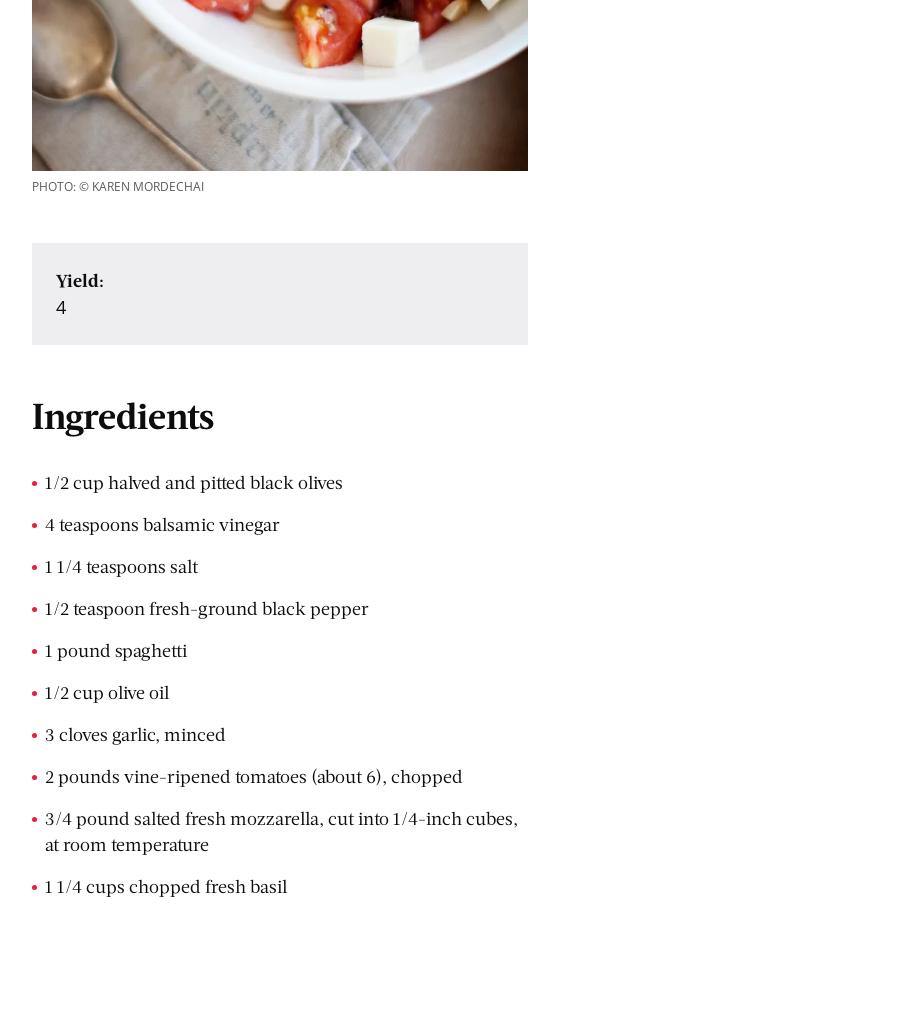  Describe the element at coordinates (106, 690) in the screenshot. I see `'1/2 cup olive oil'` at that location.